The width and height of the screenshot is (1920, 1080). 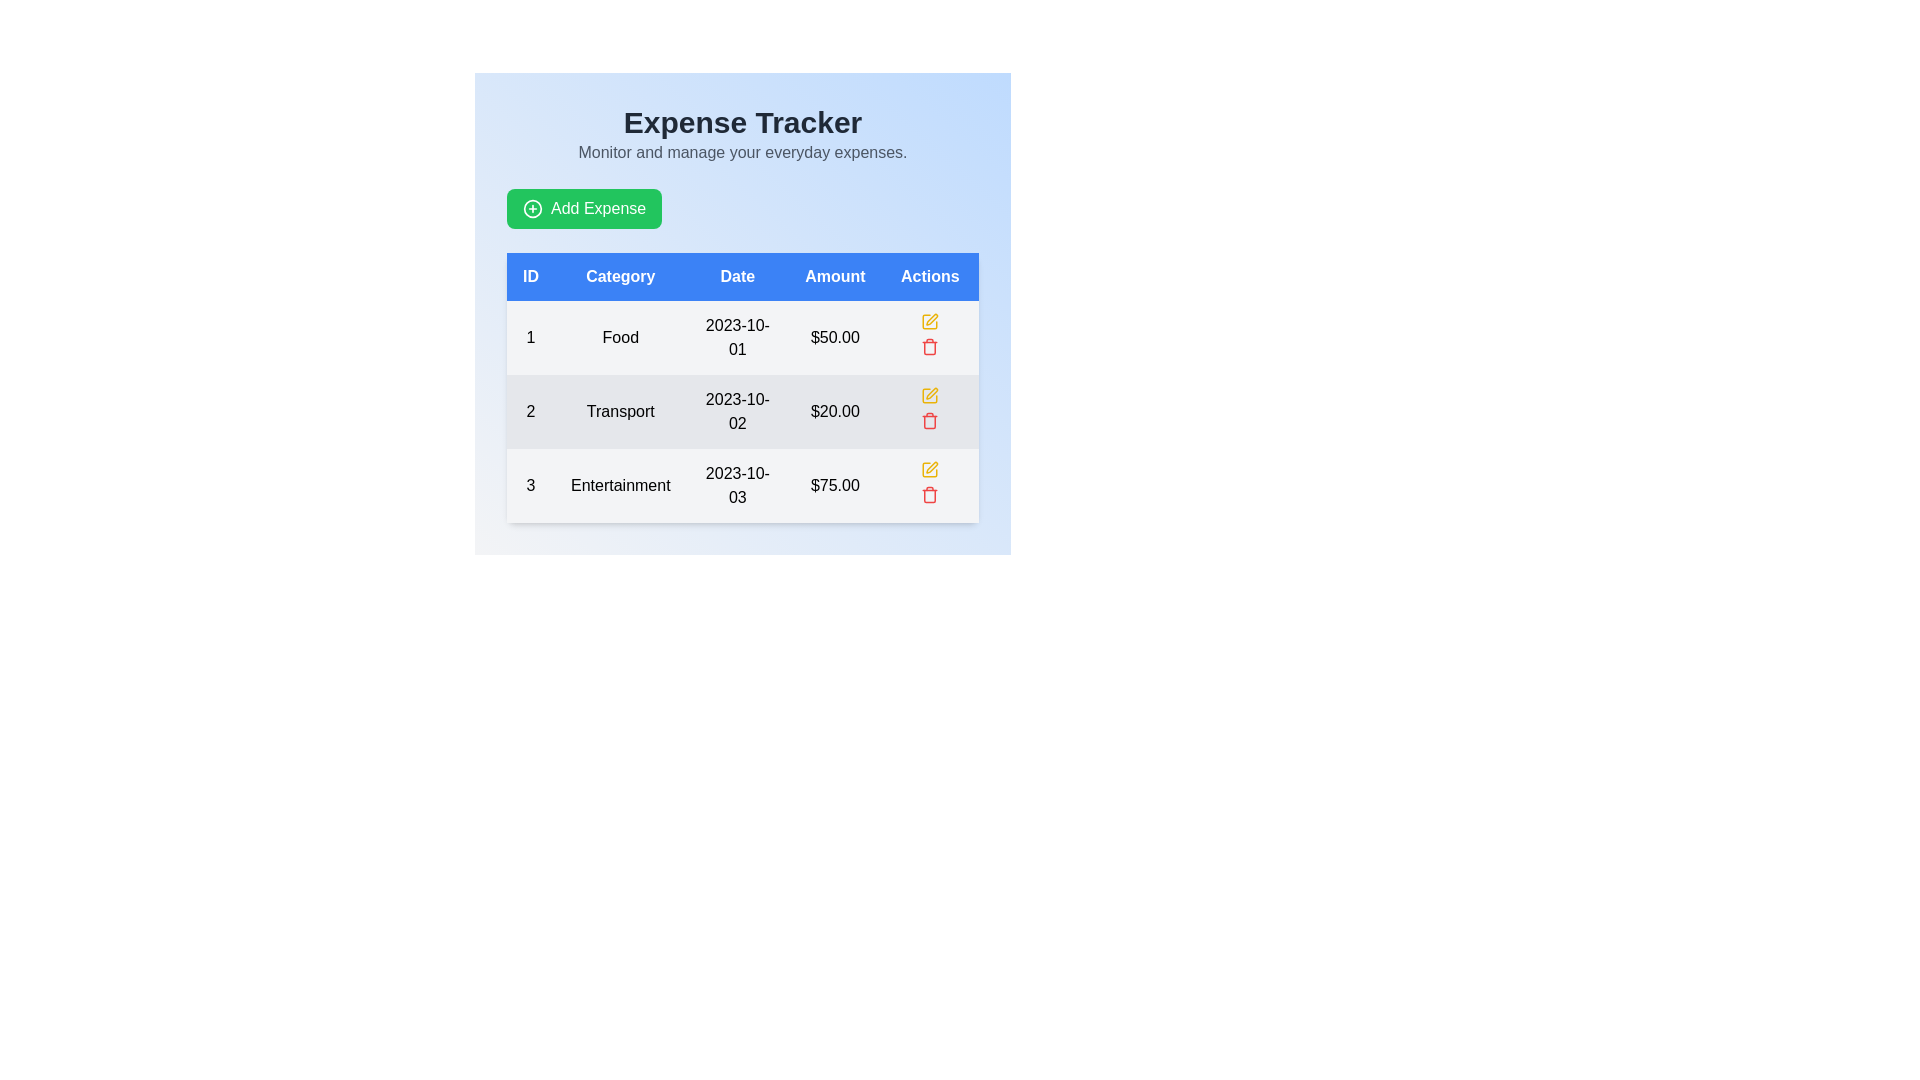 I want to click on the trash bin icon located in the 'Actions' column of the table row representing the expense with ID '2' and category 'Transport', so click(x=929, y=411).